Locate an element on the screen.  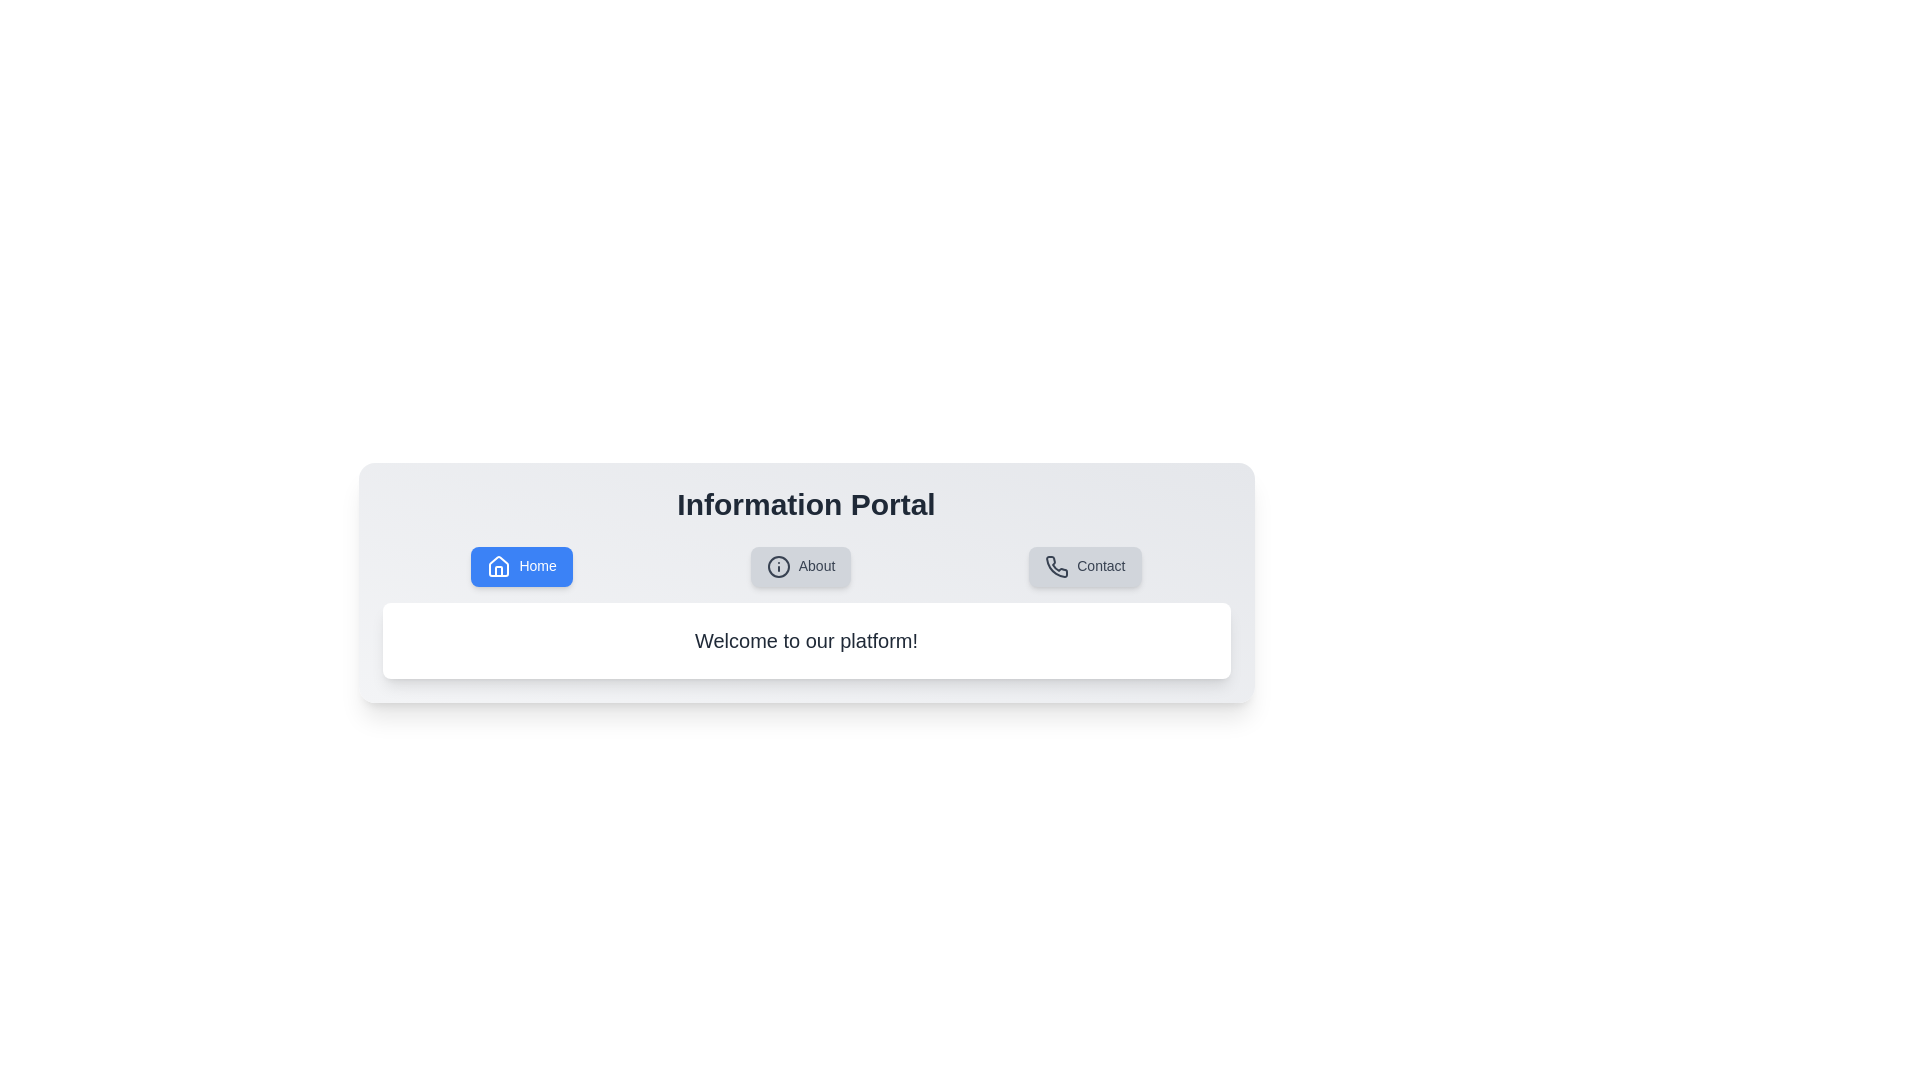
the 'About' tab in the Tab Bar, which serves as a navigation bar for the application, located below the heading 'Information Portal' is located at coordinates (806, 567).